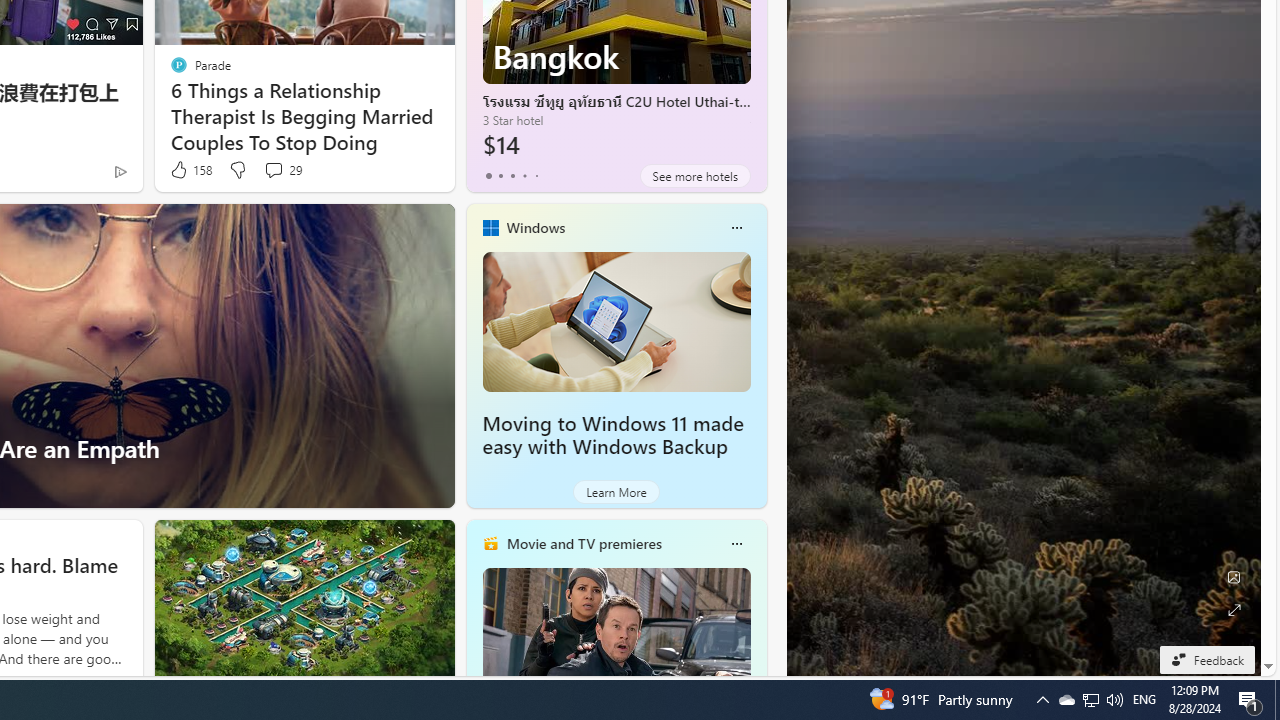 Image resolution: width=1280 pixels, height=720 pixels. What do you see at coordinates (582, 543) in the screenshot?
I see `'Movie and TV premieres'` at bounding box center [582, 543].